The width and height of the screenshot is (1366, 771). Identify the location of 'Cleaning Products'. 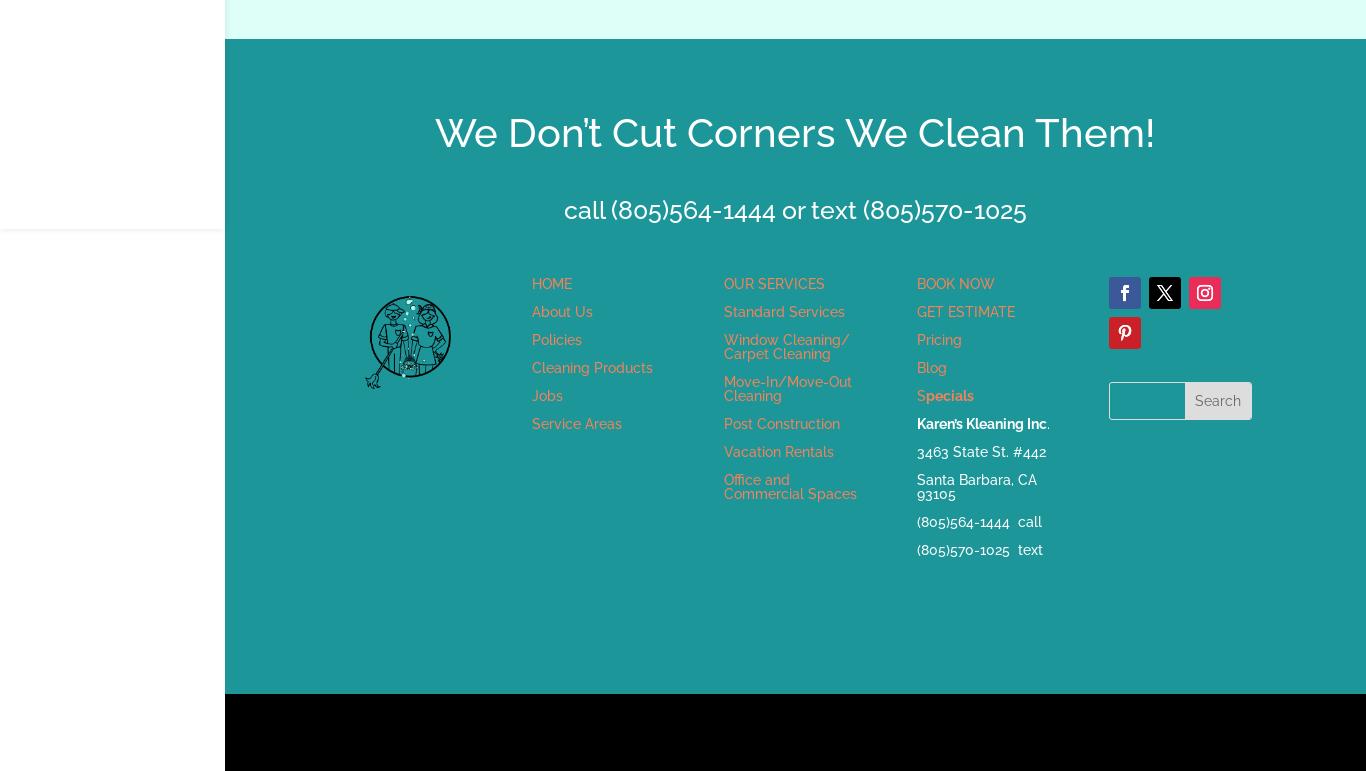
(530, 366).